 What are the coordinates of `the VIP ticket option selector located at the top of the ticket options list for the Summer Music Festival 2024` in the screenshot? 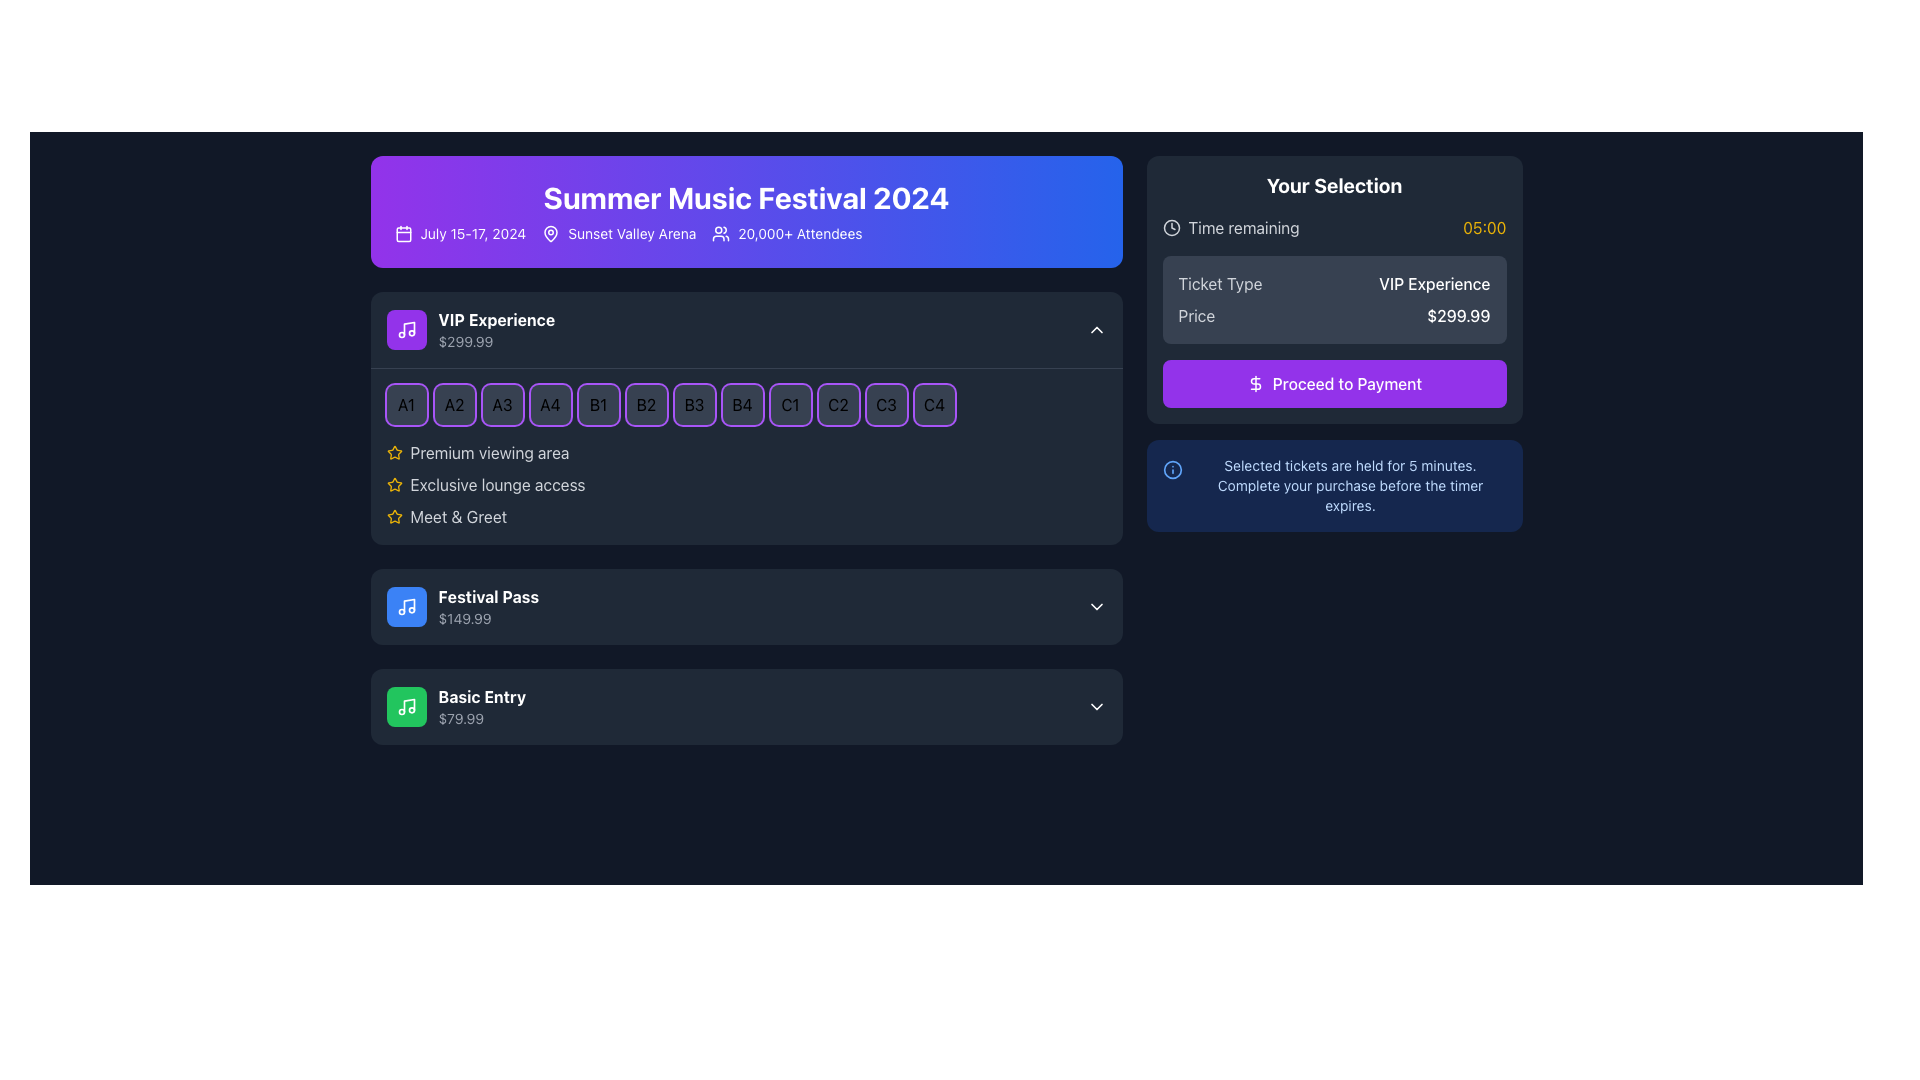 It's located at (469, 329).